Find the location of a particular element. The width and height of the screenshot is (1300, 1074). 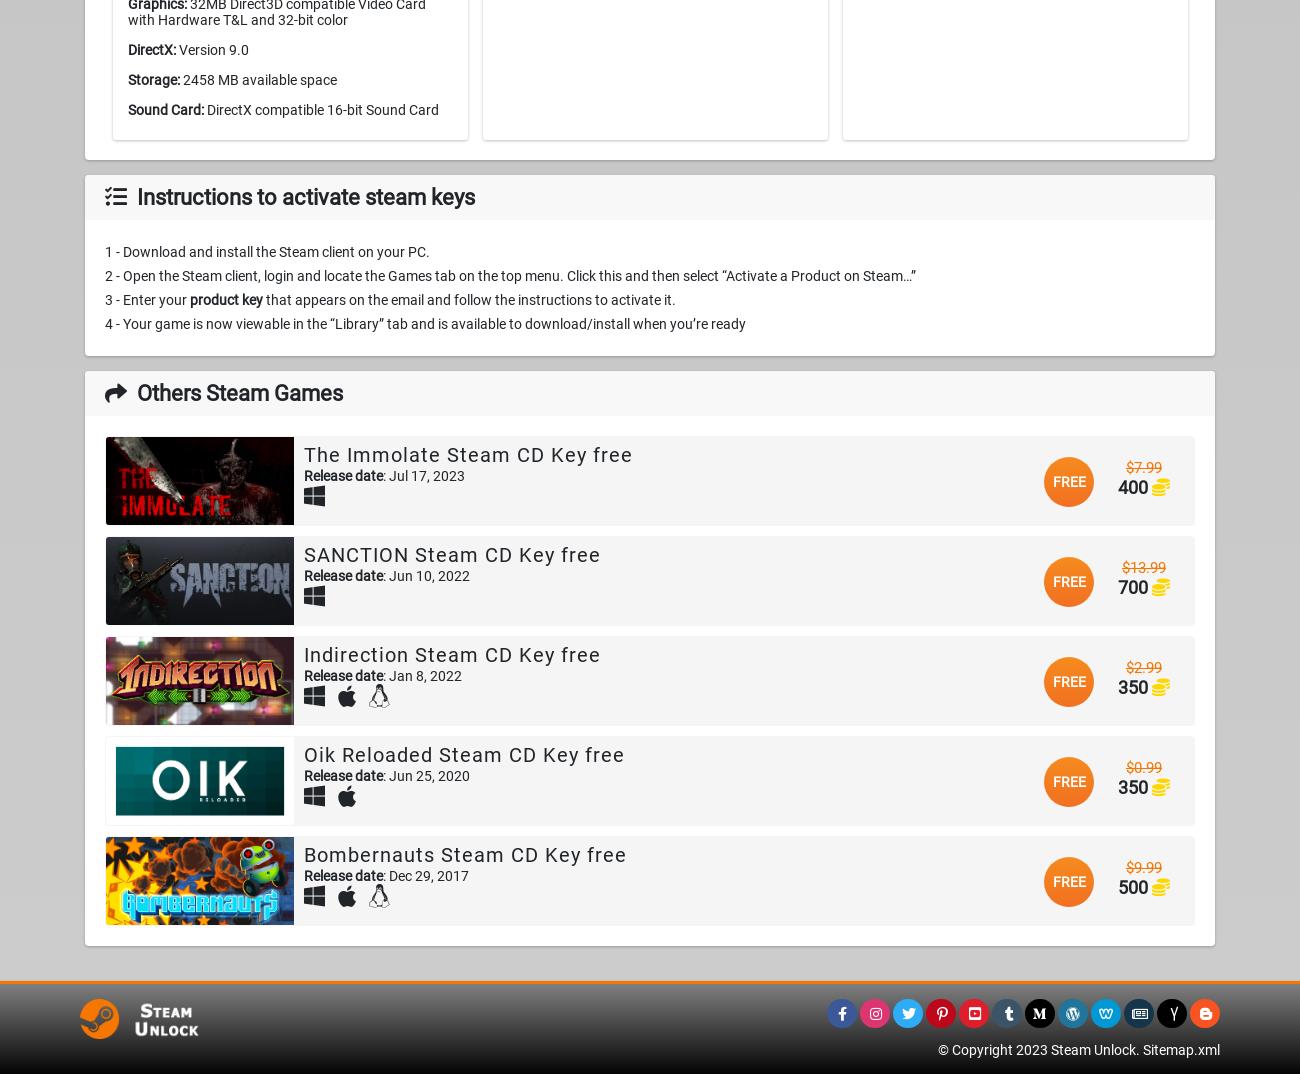

'$9.99' is located at coordinates (1144, 867).